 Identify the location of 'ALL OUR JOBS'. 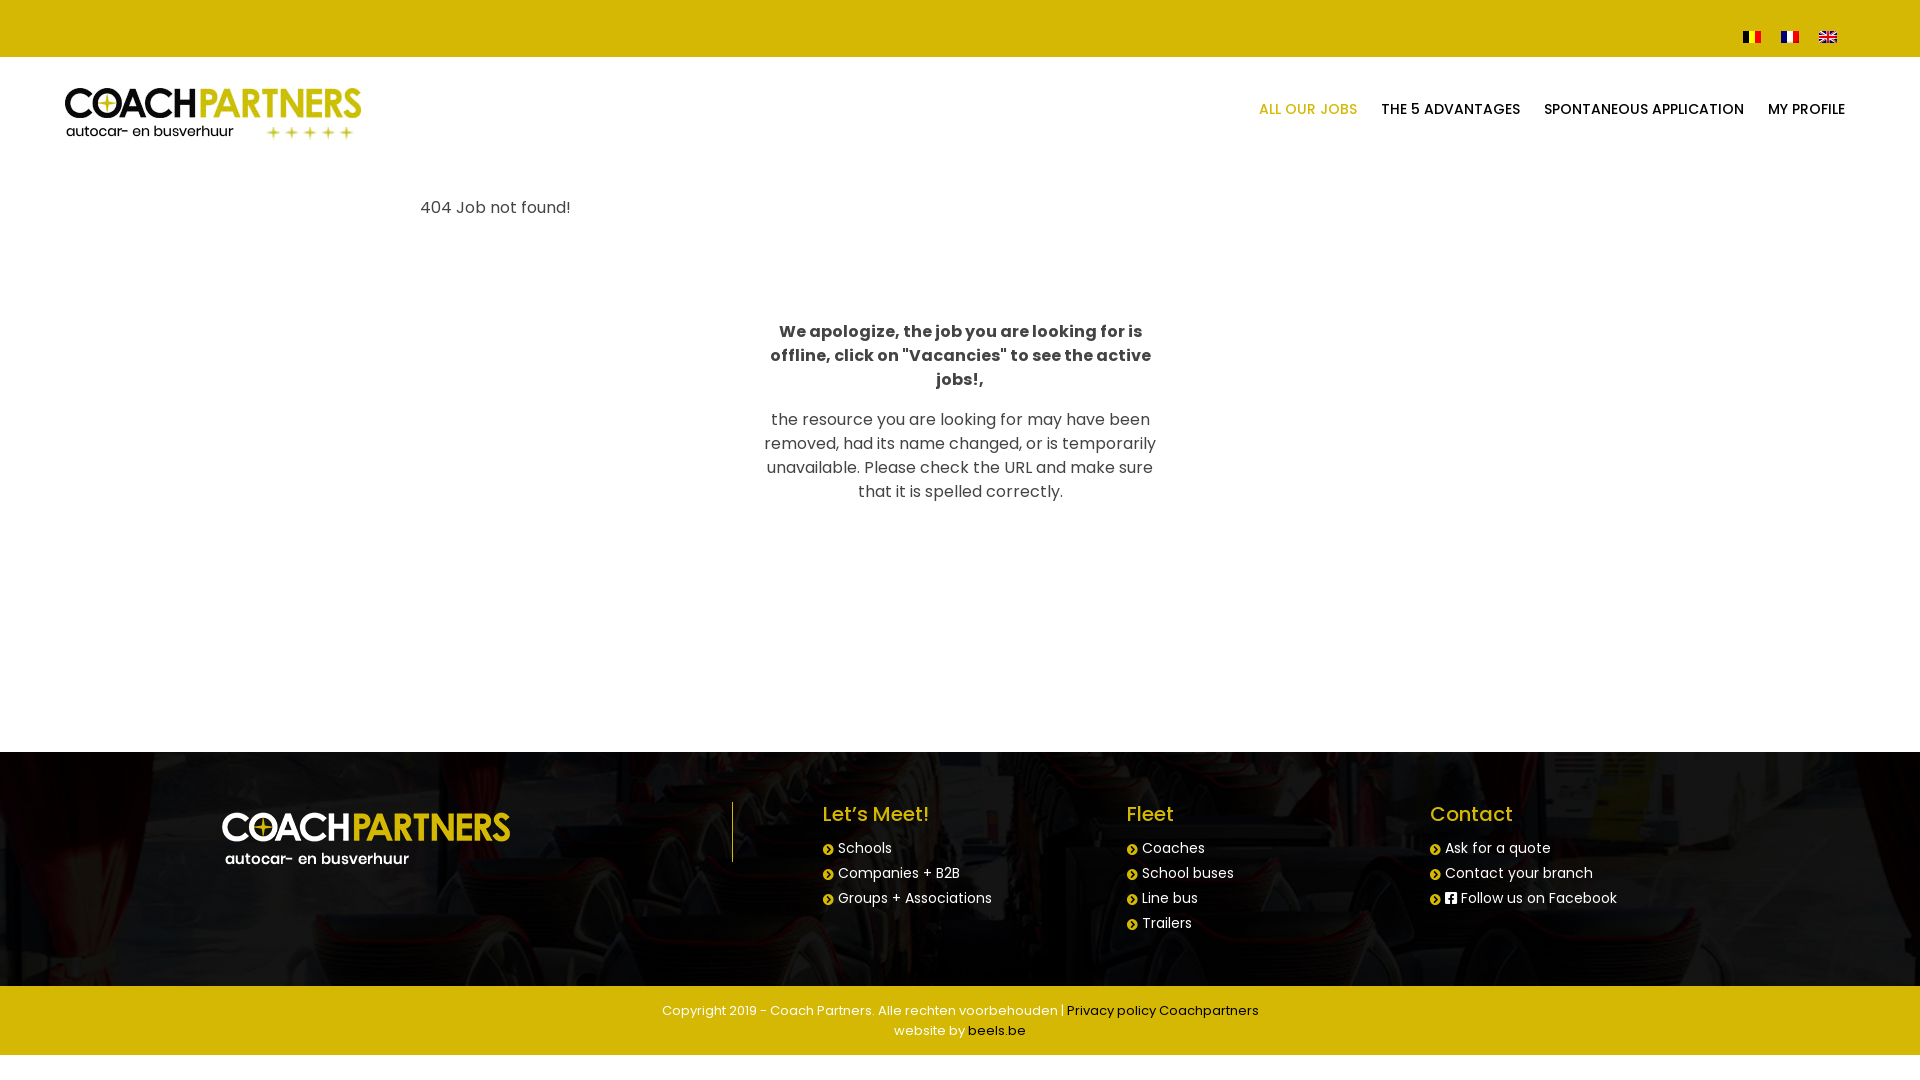
(1308, 108).